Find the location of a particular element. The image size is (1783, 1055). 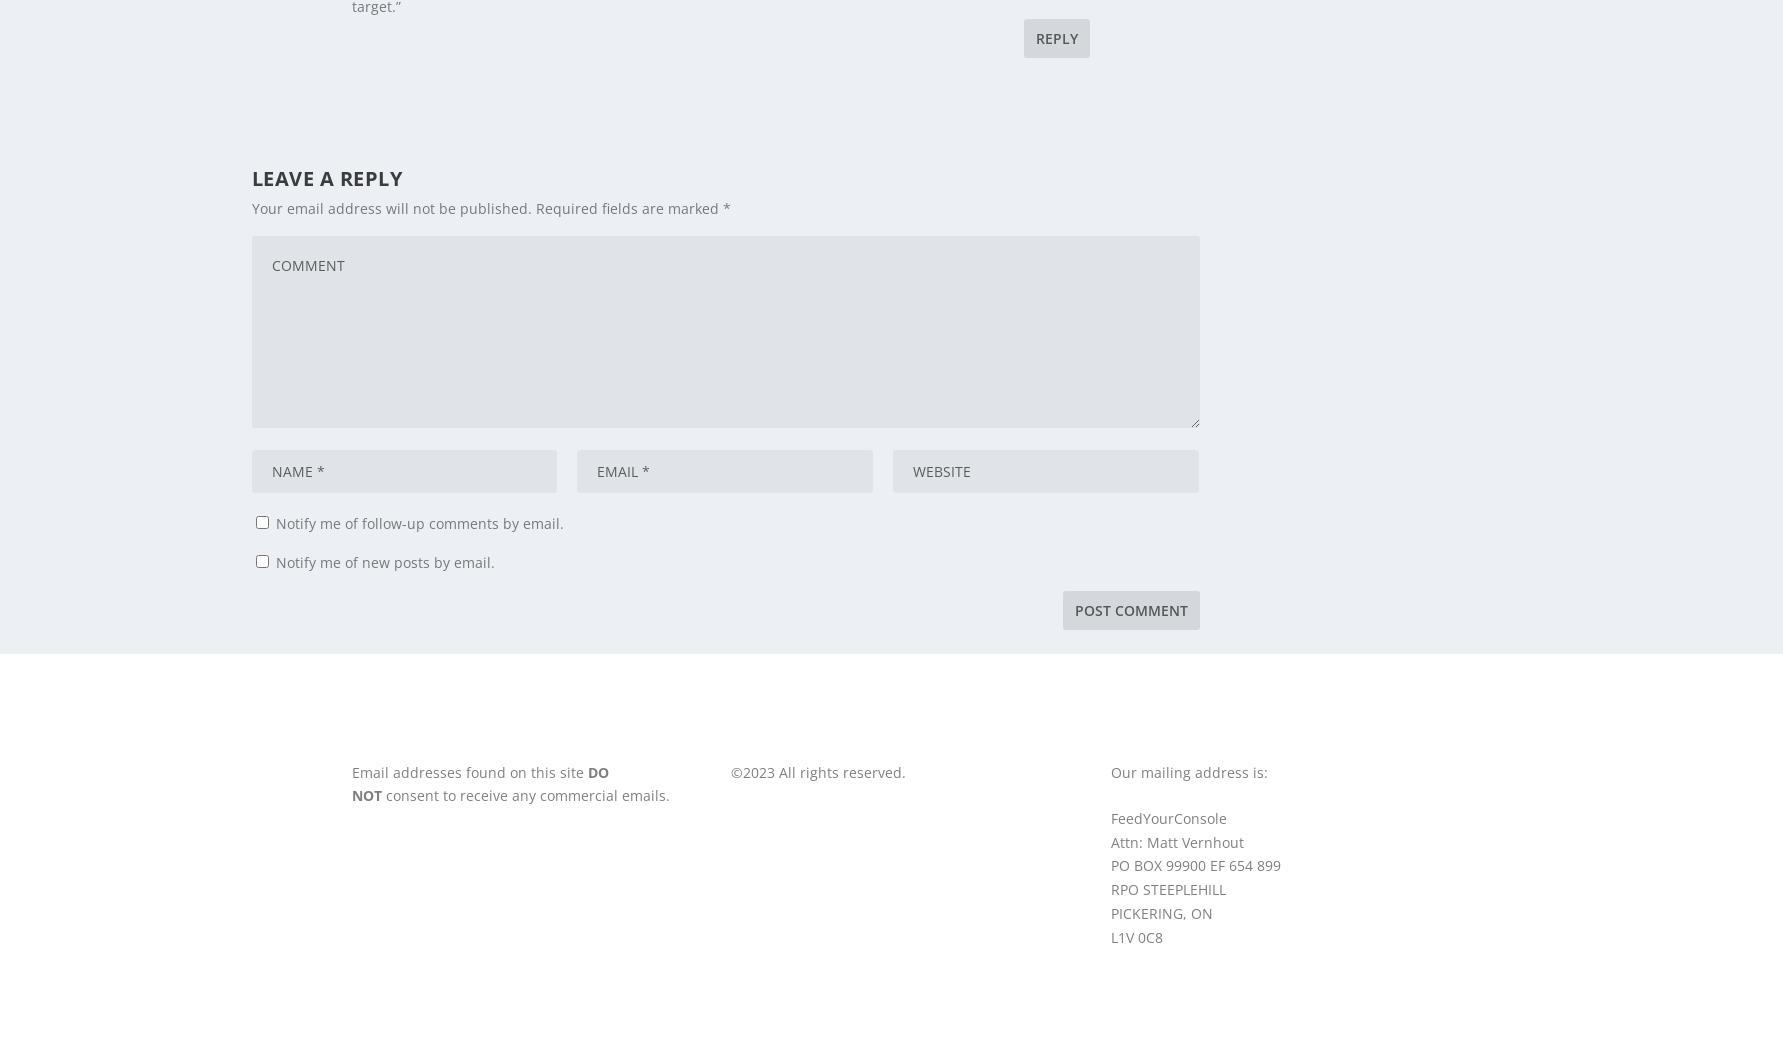

'RPO STEEPLEHILL' is located at coordinates (1109, 888).